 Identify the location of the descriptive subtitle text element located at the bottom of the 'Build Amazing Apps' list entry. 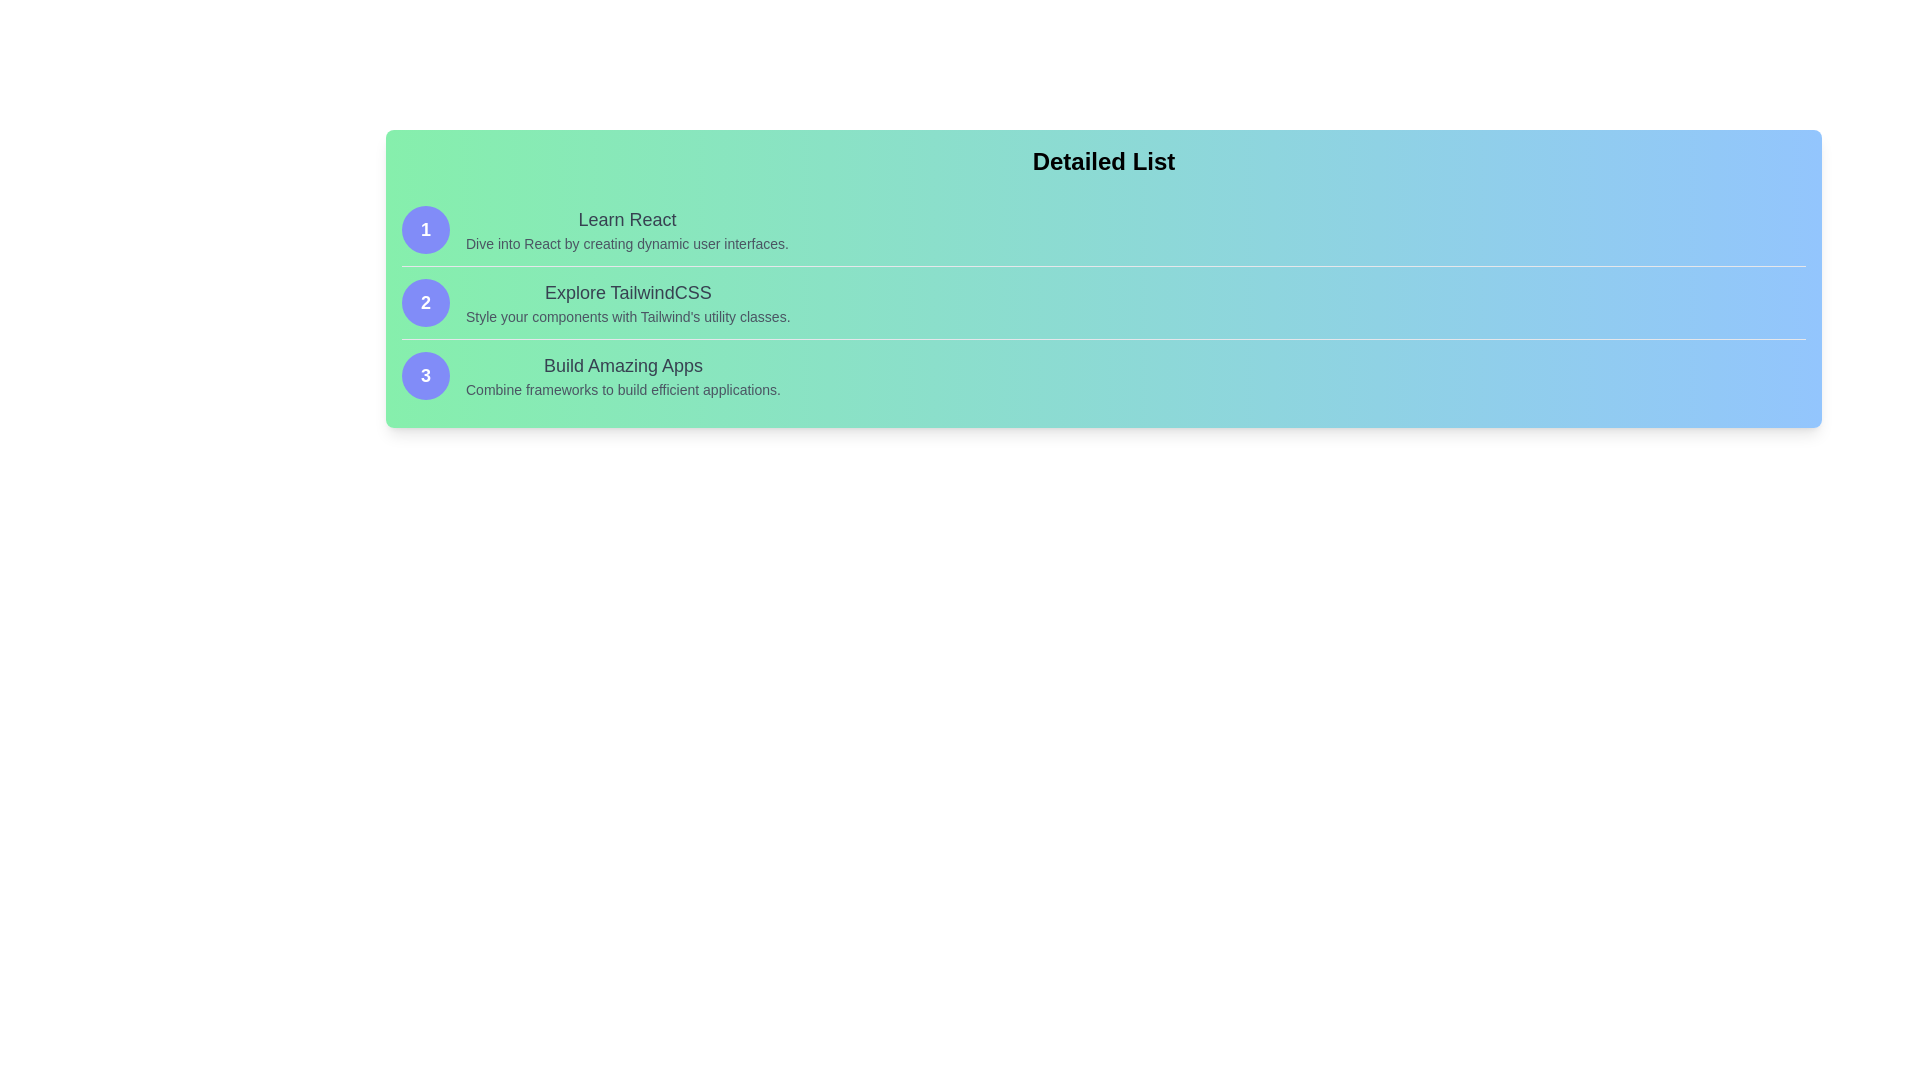
(622, 389).